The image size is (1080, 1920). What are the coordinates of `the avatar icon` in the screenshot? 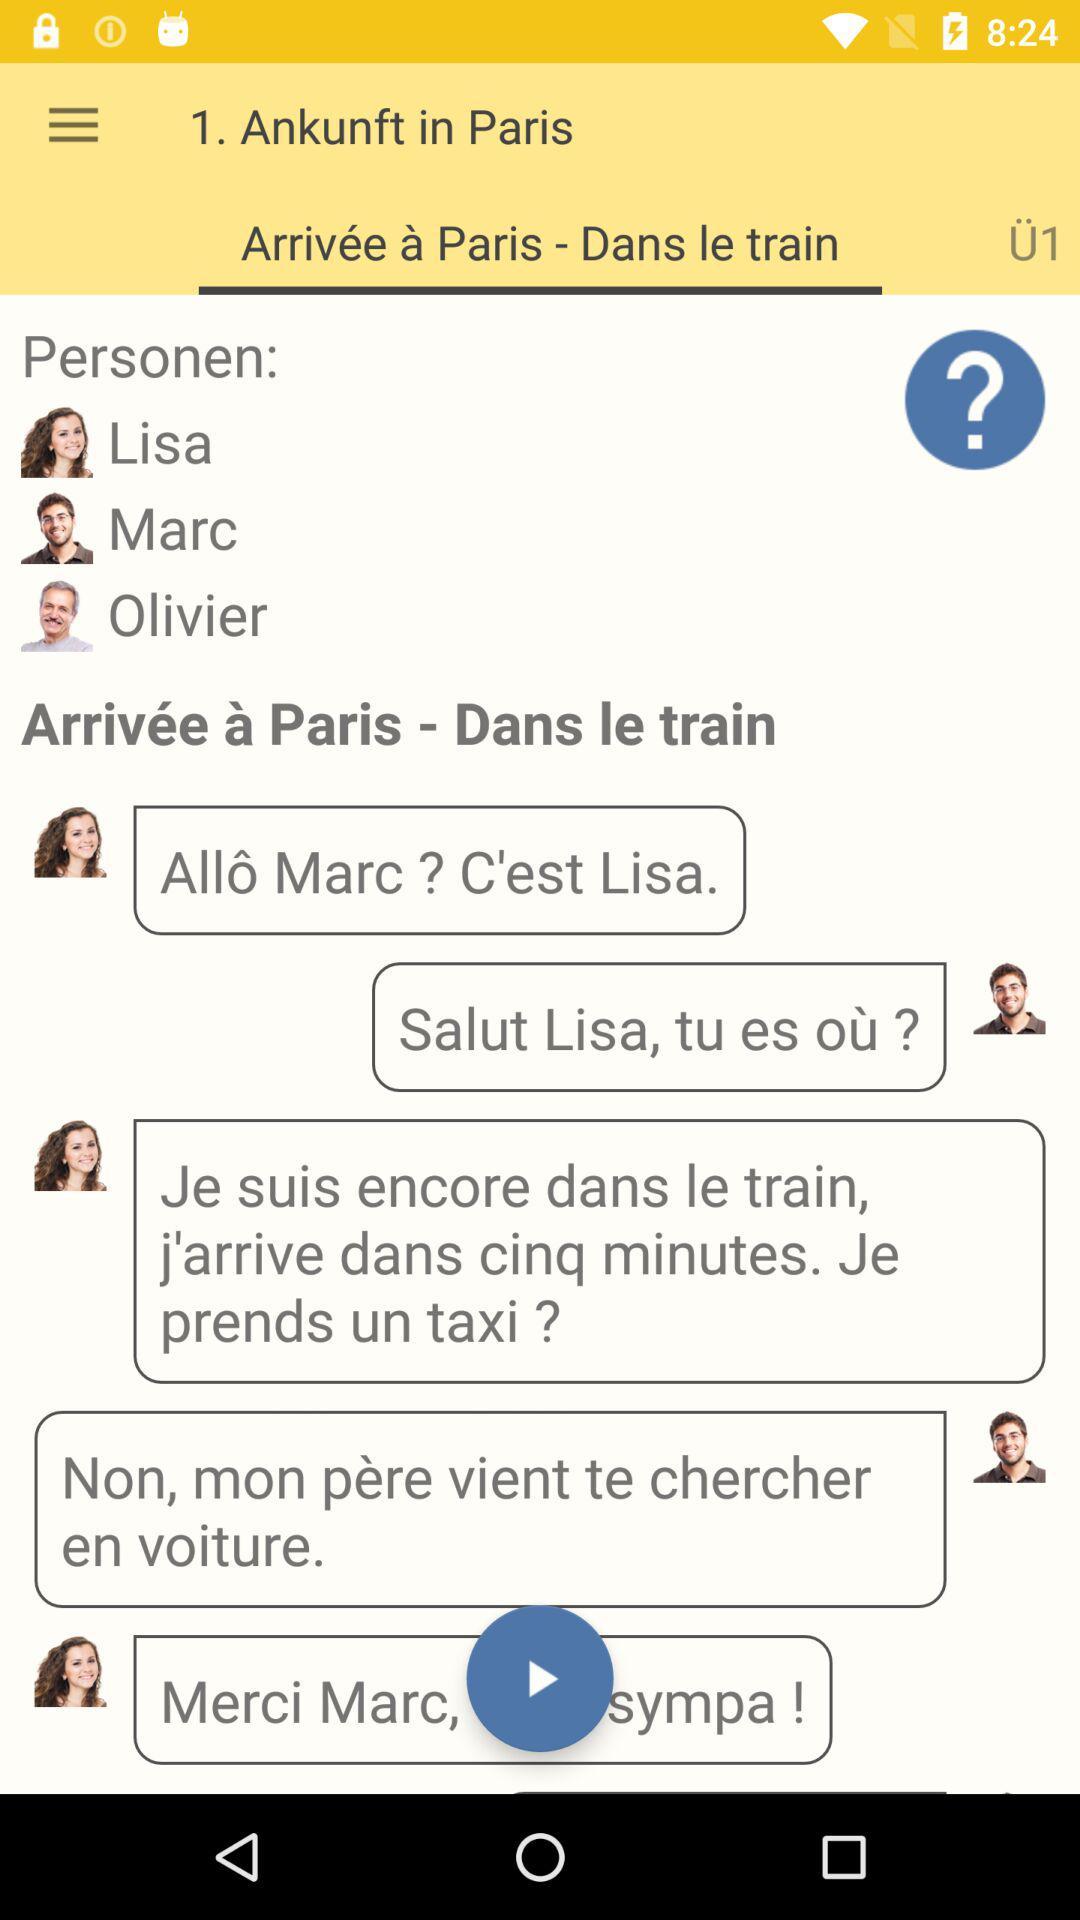 It's located at (1009, 1446).